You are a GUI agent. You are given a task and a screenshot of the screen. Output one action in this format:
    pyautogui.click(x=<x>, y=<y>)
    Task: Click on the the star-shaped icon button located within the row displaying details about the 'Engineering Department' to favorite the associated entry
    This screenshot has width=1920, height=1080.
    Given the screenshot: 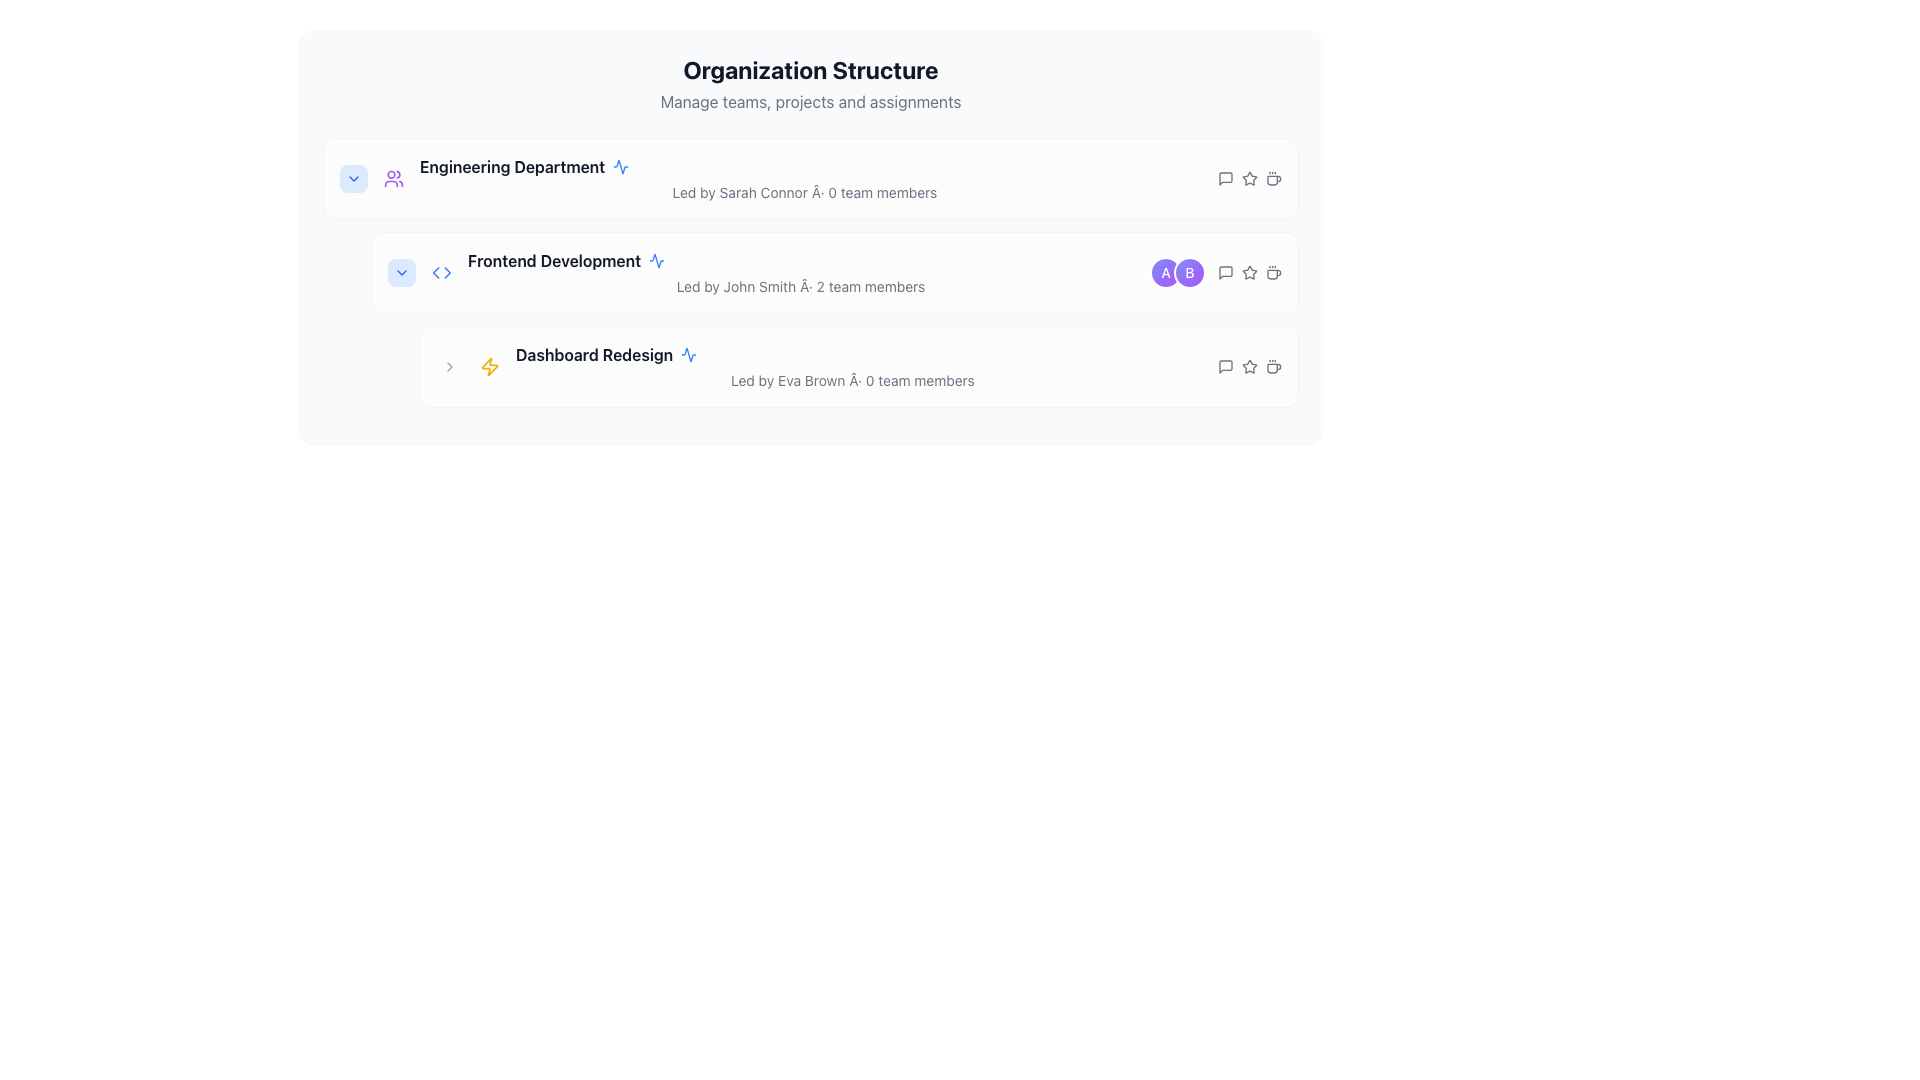 What is the action you would take?
    pyautogui.click(x=1242, y=177)
    